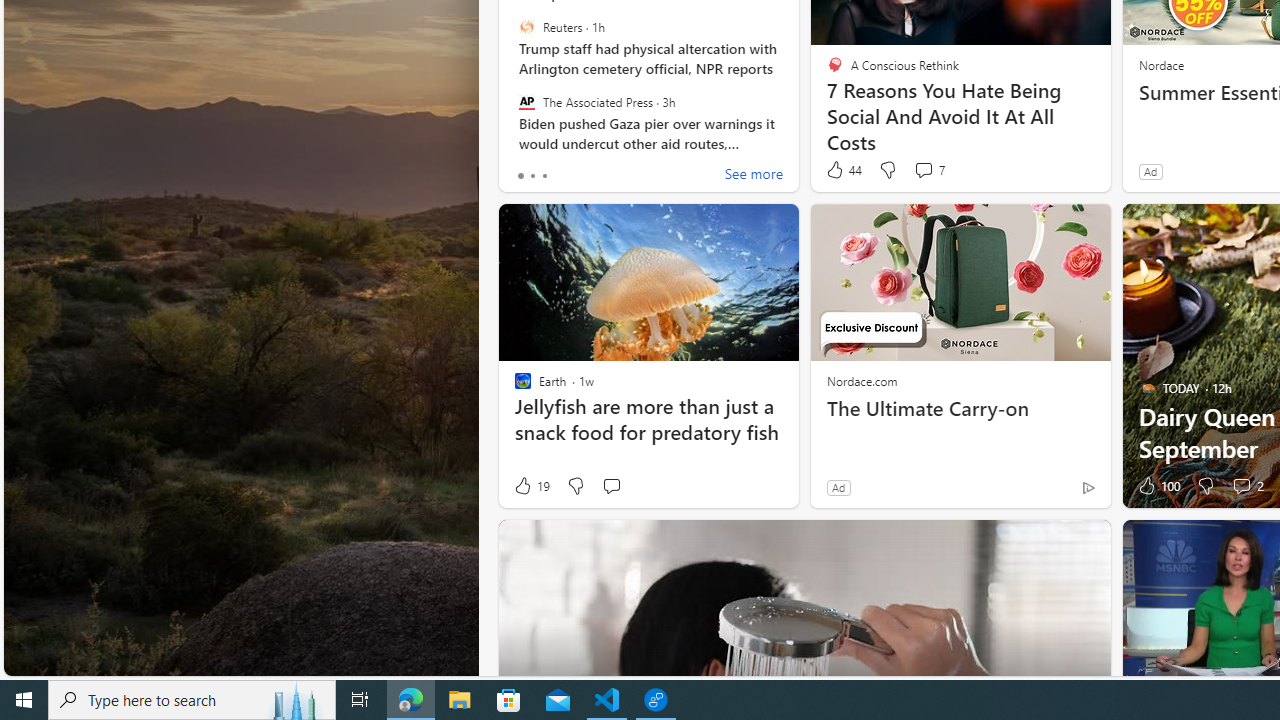 The height and width of the screenshot is (720, 1280). What do you see at coordinates (843, 169) in the screenshot?
I see `'44 Like'` at bounding box center [843, 169].